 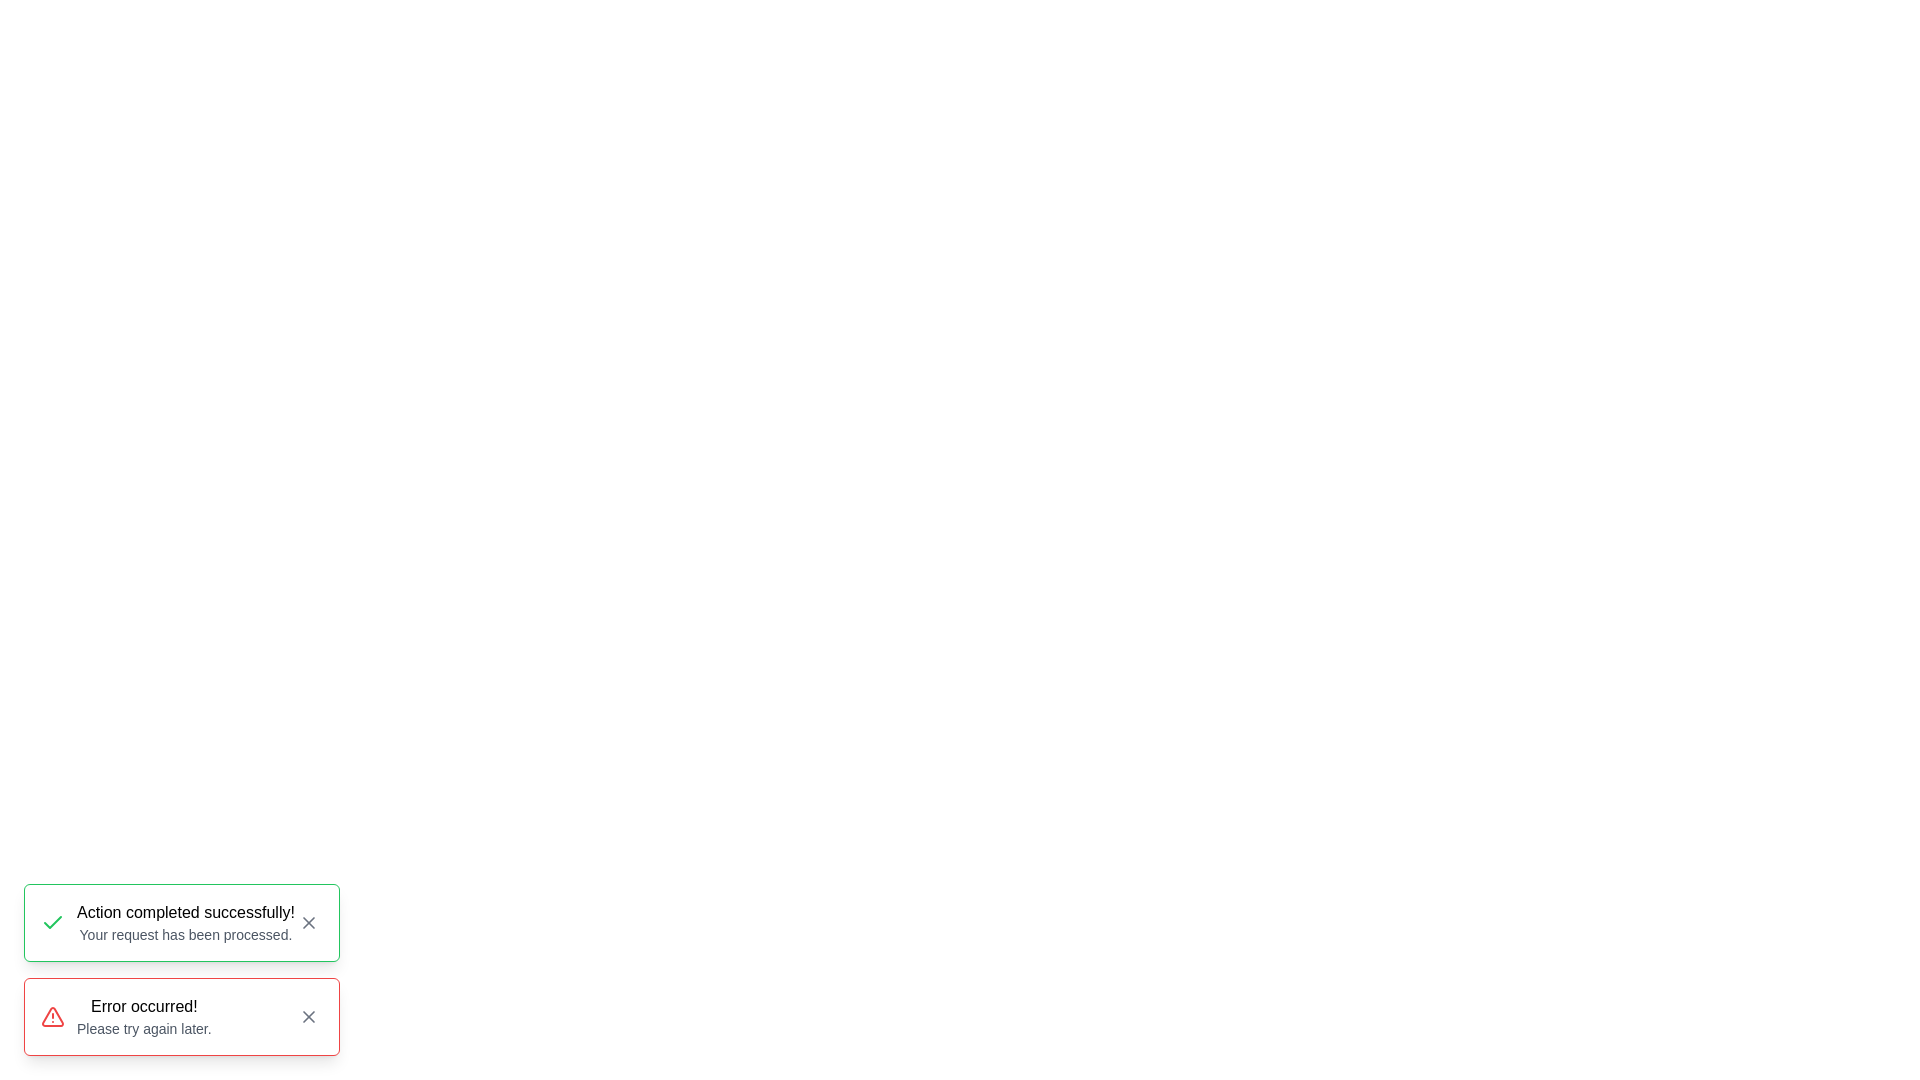 What do you see at coordinates (307, 922) in the screenshot?
I see `close button of the notification with the message 'Action completed successfully!'` at bounding box center [307, 922].